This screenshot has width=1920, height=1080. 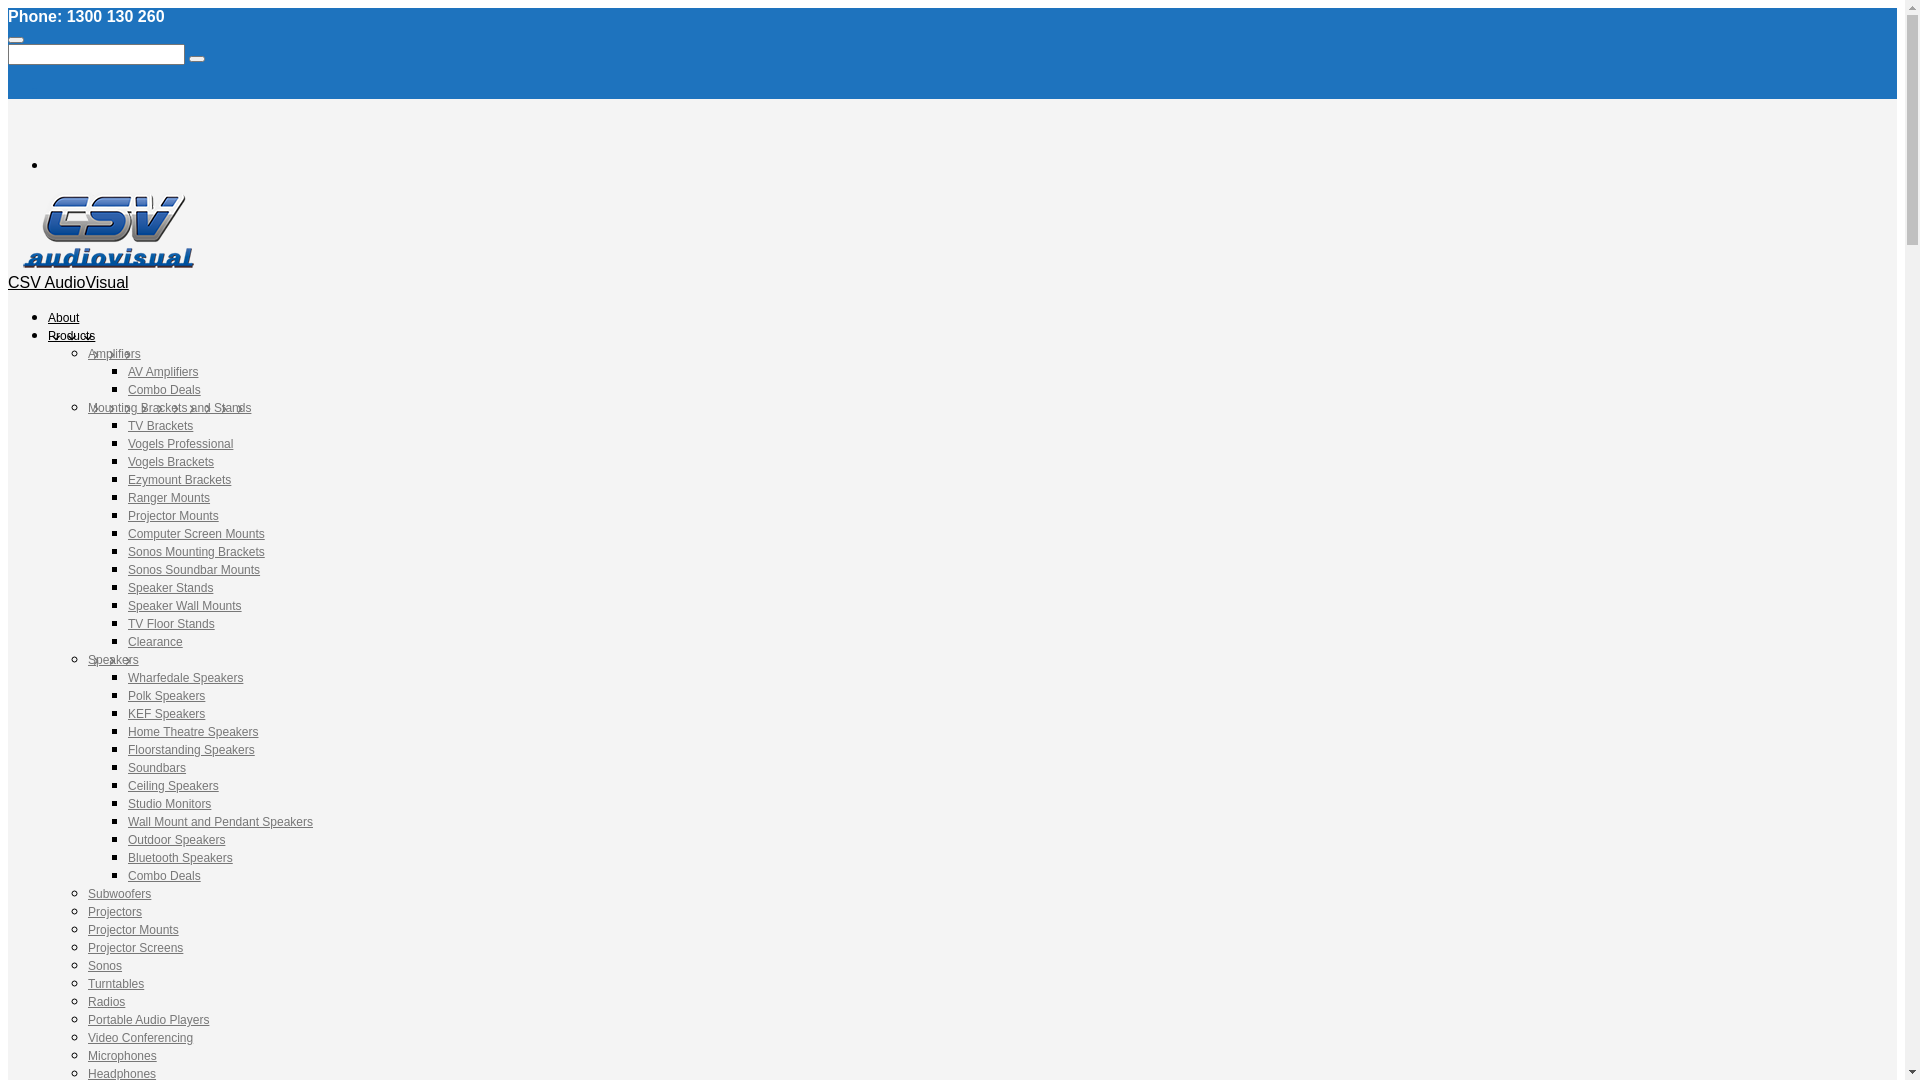 What do you see at coordinates (170, 586) in the screenshot?
I see `'Speaker Stands'` at bounding box center [170, 586].